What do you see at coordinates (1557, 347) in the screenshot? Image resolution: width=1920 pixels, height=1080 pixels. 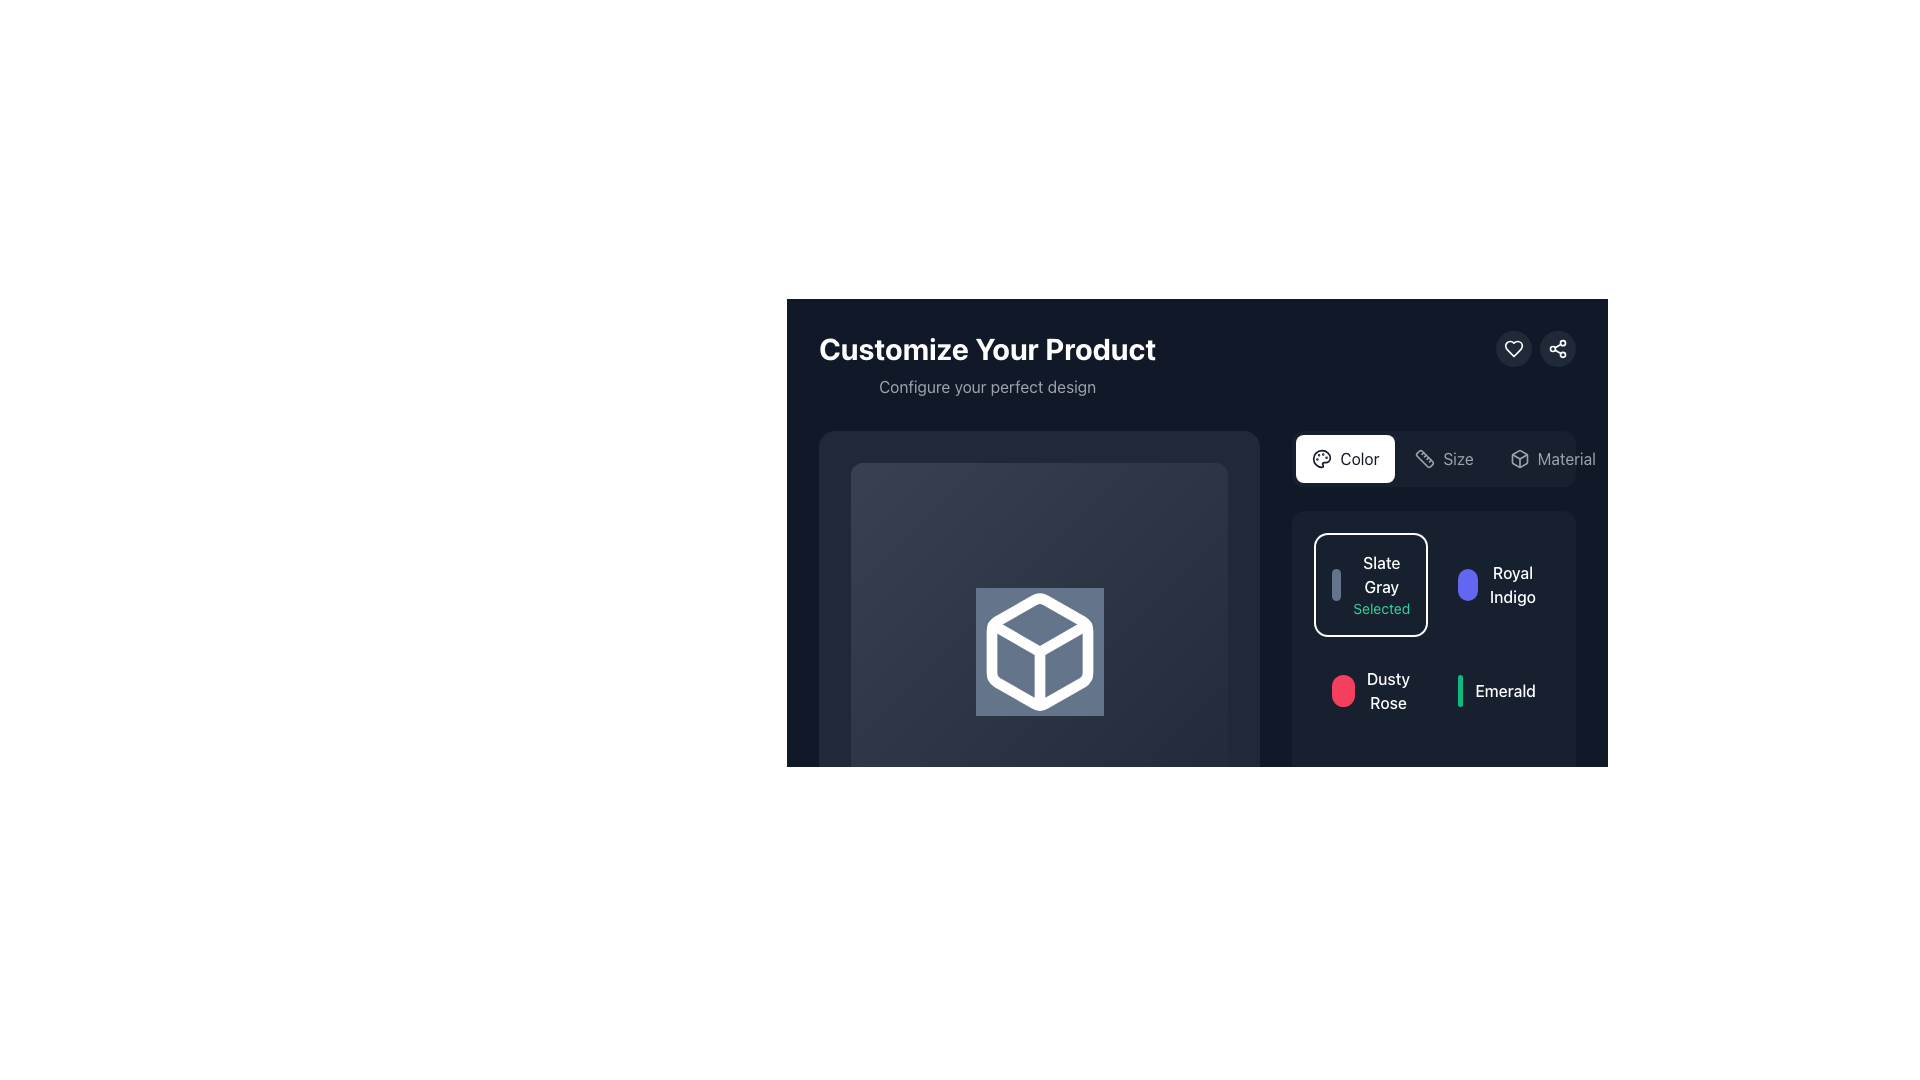 I see `the share button located in the top-right corner of the interface, adjacent to the heart-shaped favorite icon` at bounding box center [1557, 347].